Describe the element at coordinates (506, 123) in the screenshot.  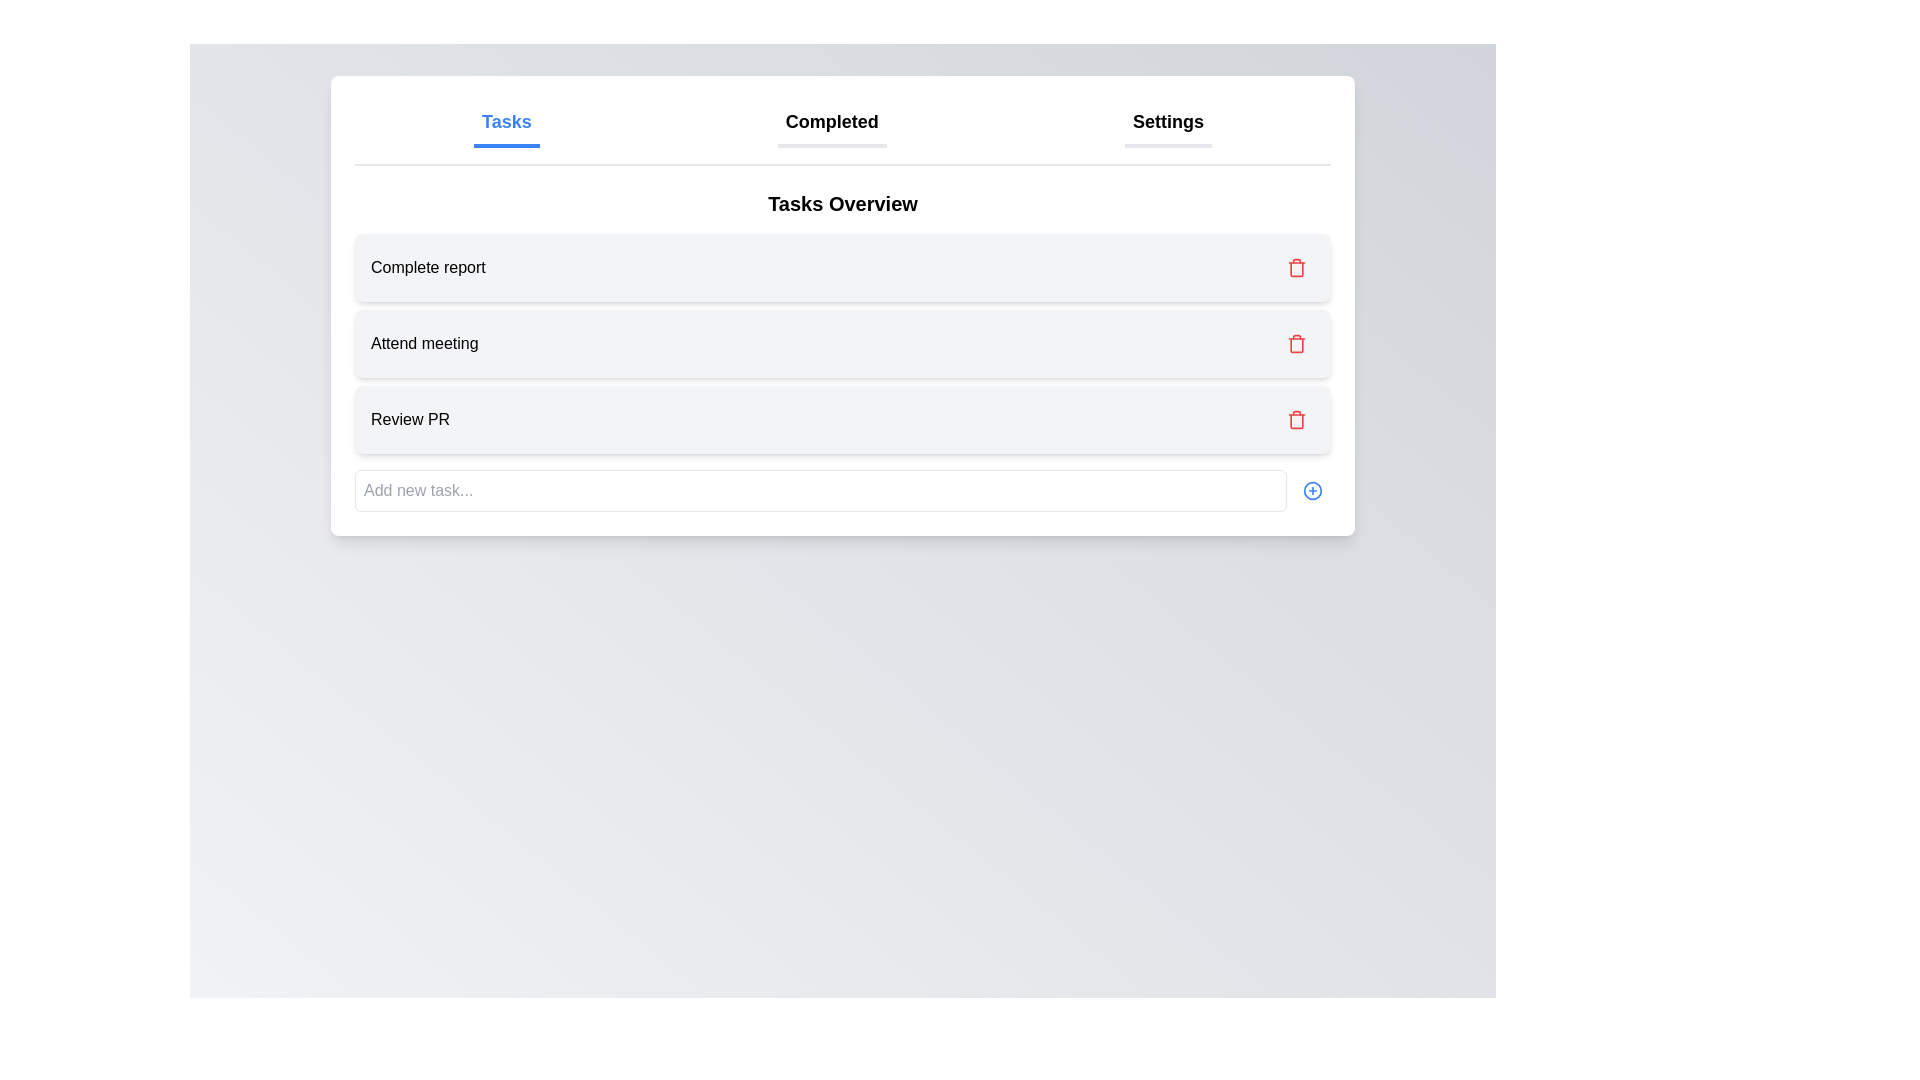
I see `the 'Tasks' tab, which is a bold, blue, underlined text label located at the top of the interface` at that location.